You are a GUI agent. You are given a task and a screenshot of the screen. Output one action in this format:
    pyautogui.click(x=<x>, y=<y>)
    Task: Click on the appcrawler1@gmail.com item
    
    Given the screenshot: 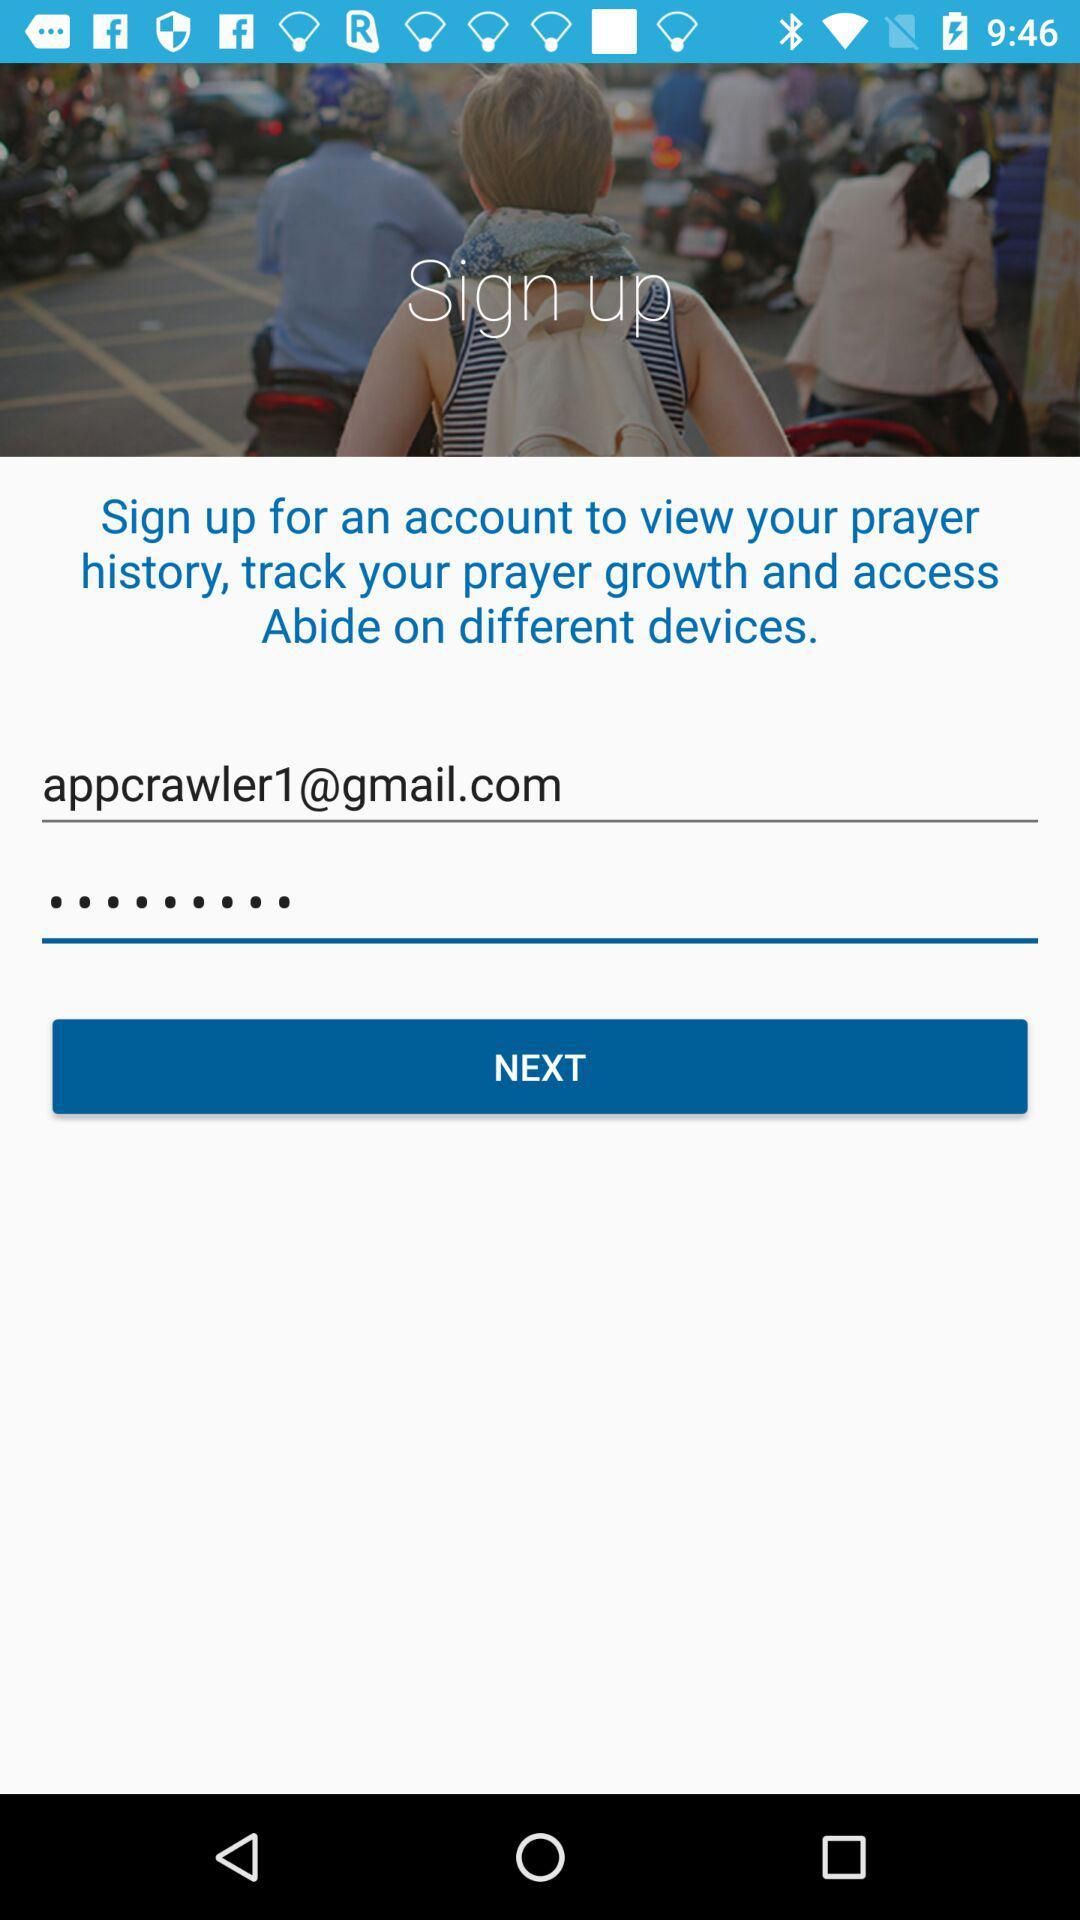 What is the action you would take?
    pyautogui.click(x=540, y=782)
    